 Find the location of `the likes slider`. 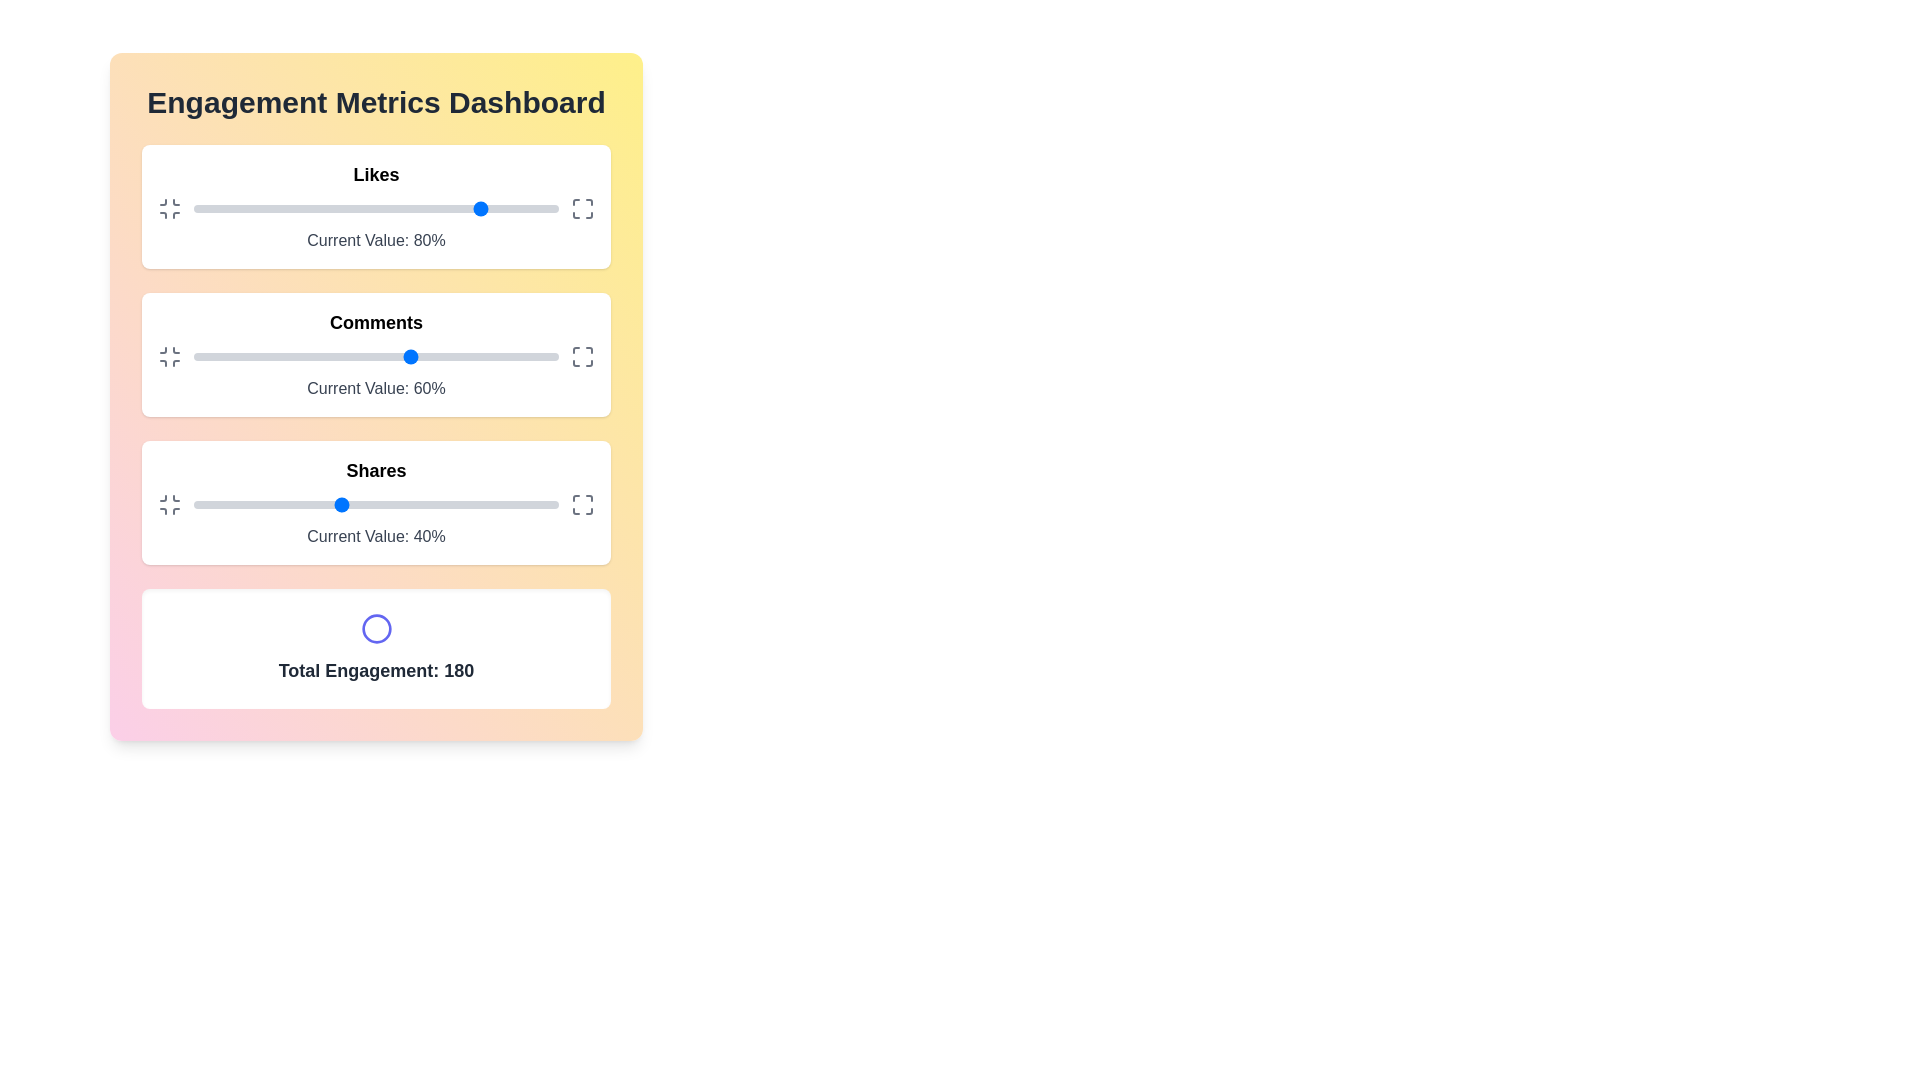

the likes slider is located at coordinates (262, 208).